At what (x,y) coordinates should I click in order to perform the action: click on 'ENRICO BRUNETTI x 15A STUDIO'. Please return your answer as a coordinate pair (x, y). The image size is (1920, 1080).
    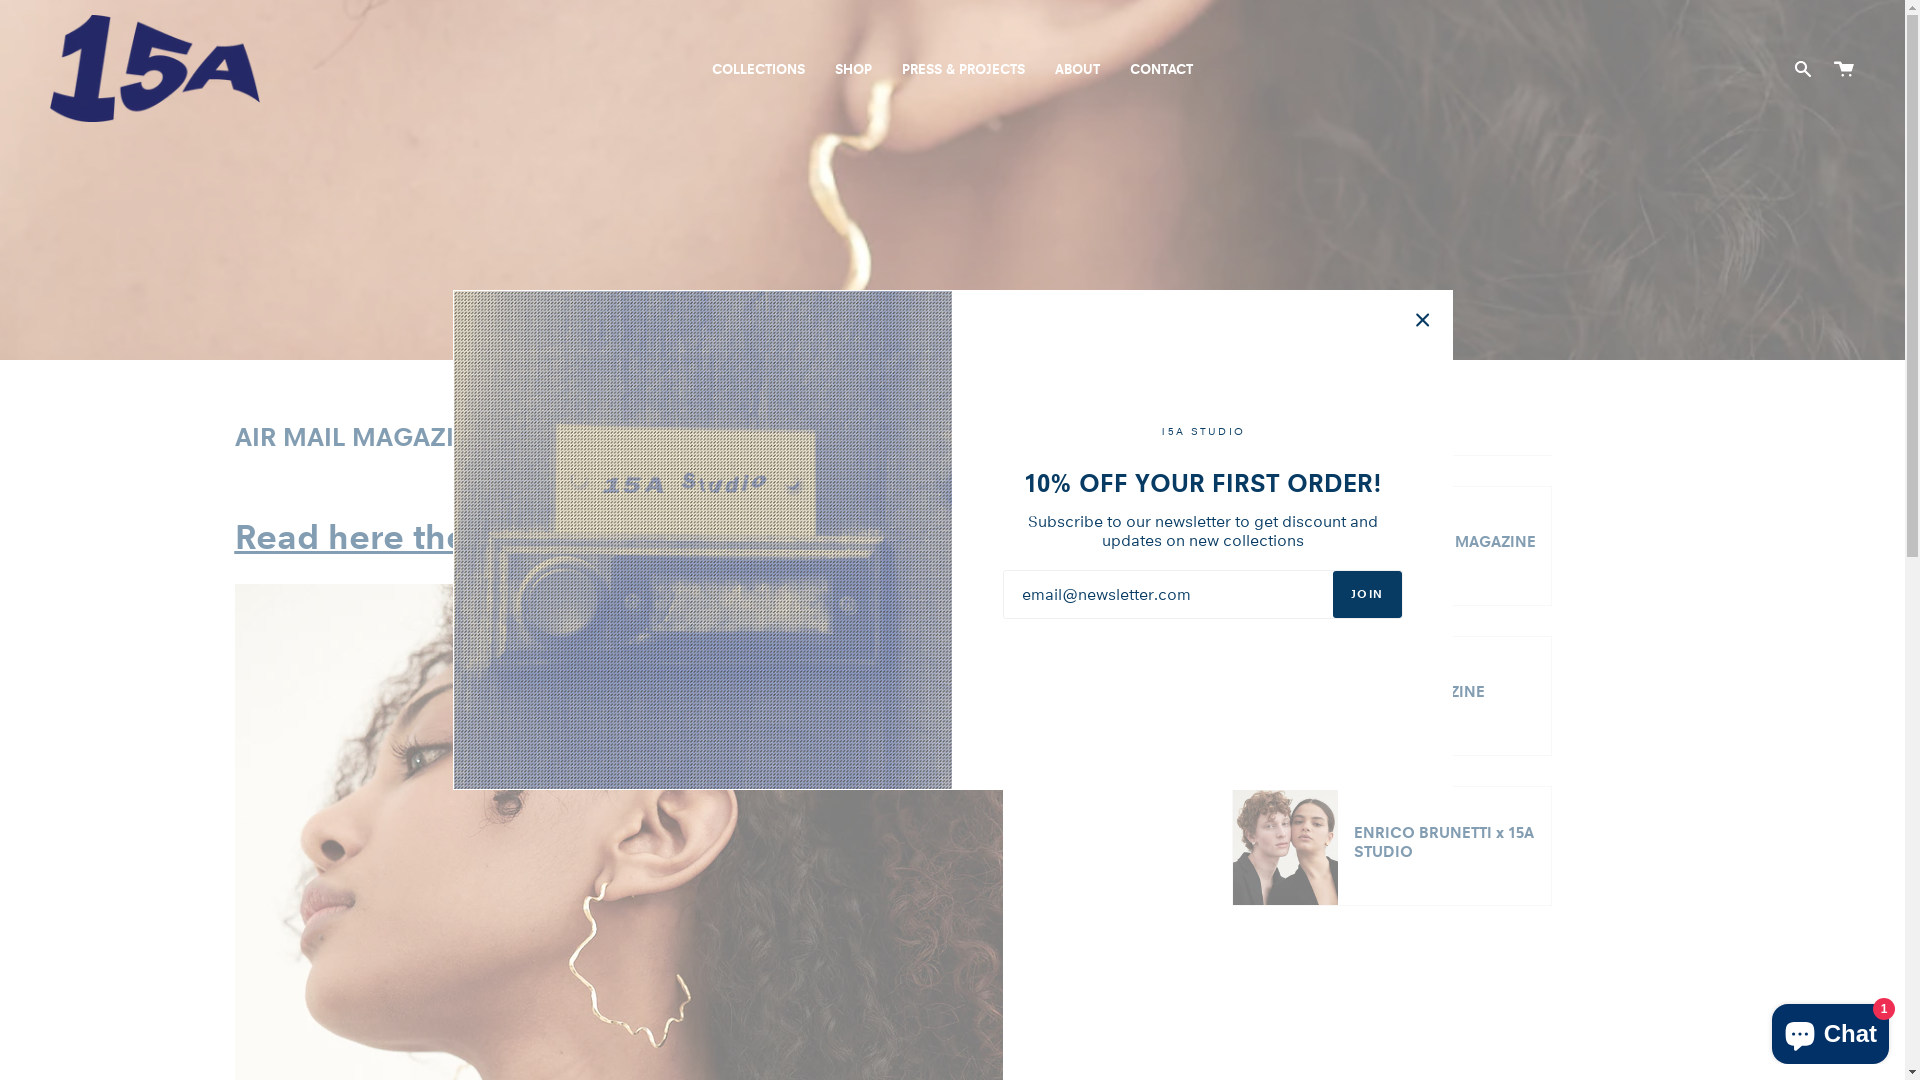
    Looking at the image, I should click on (1391, 845).